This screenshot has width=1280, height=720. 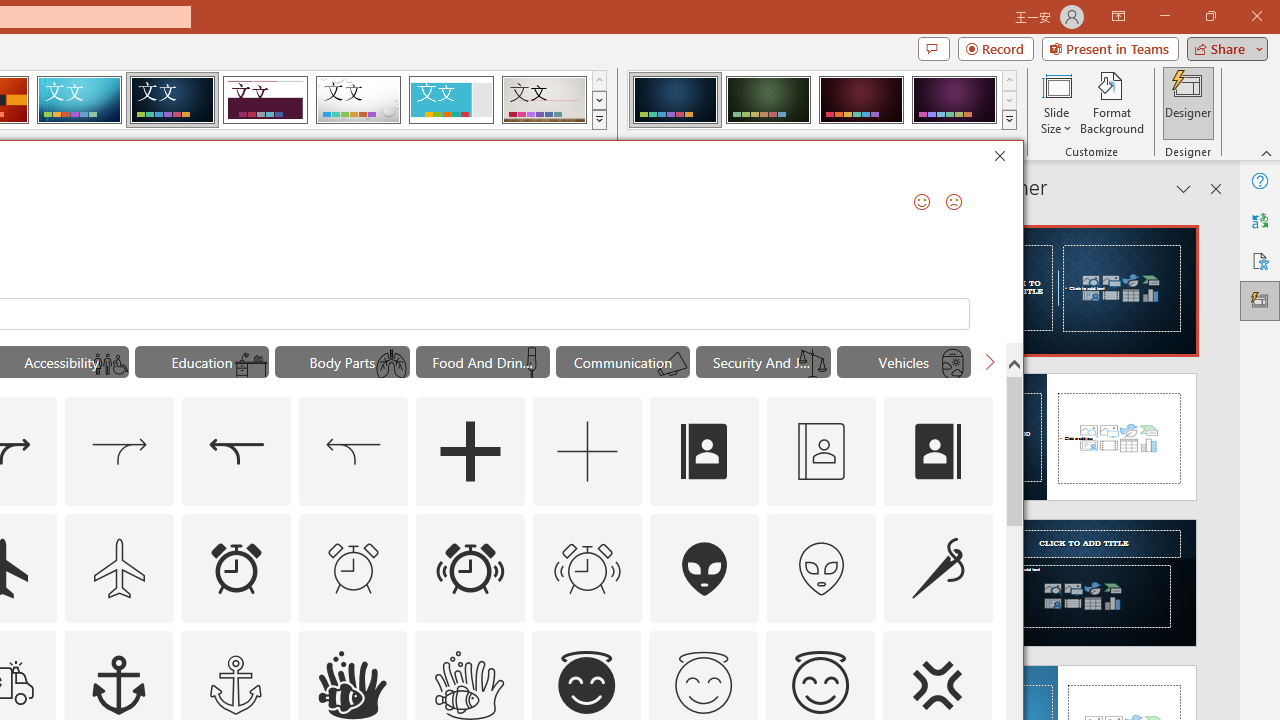 What do you see at coordinates (172, 100) in the screenshot?
I see `'Damask'` at bounding box center [172, 100].